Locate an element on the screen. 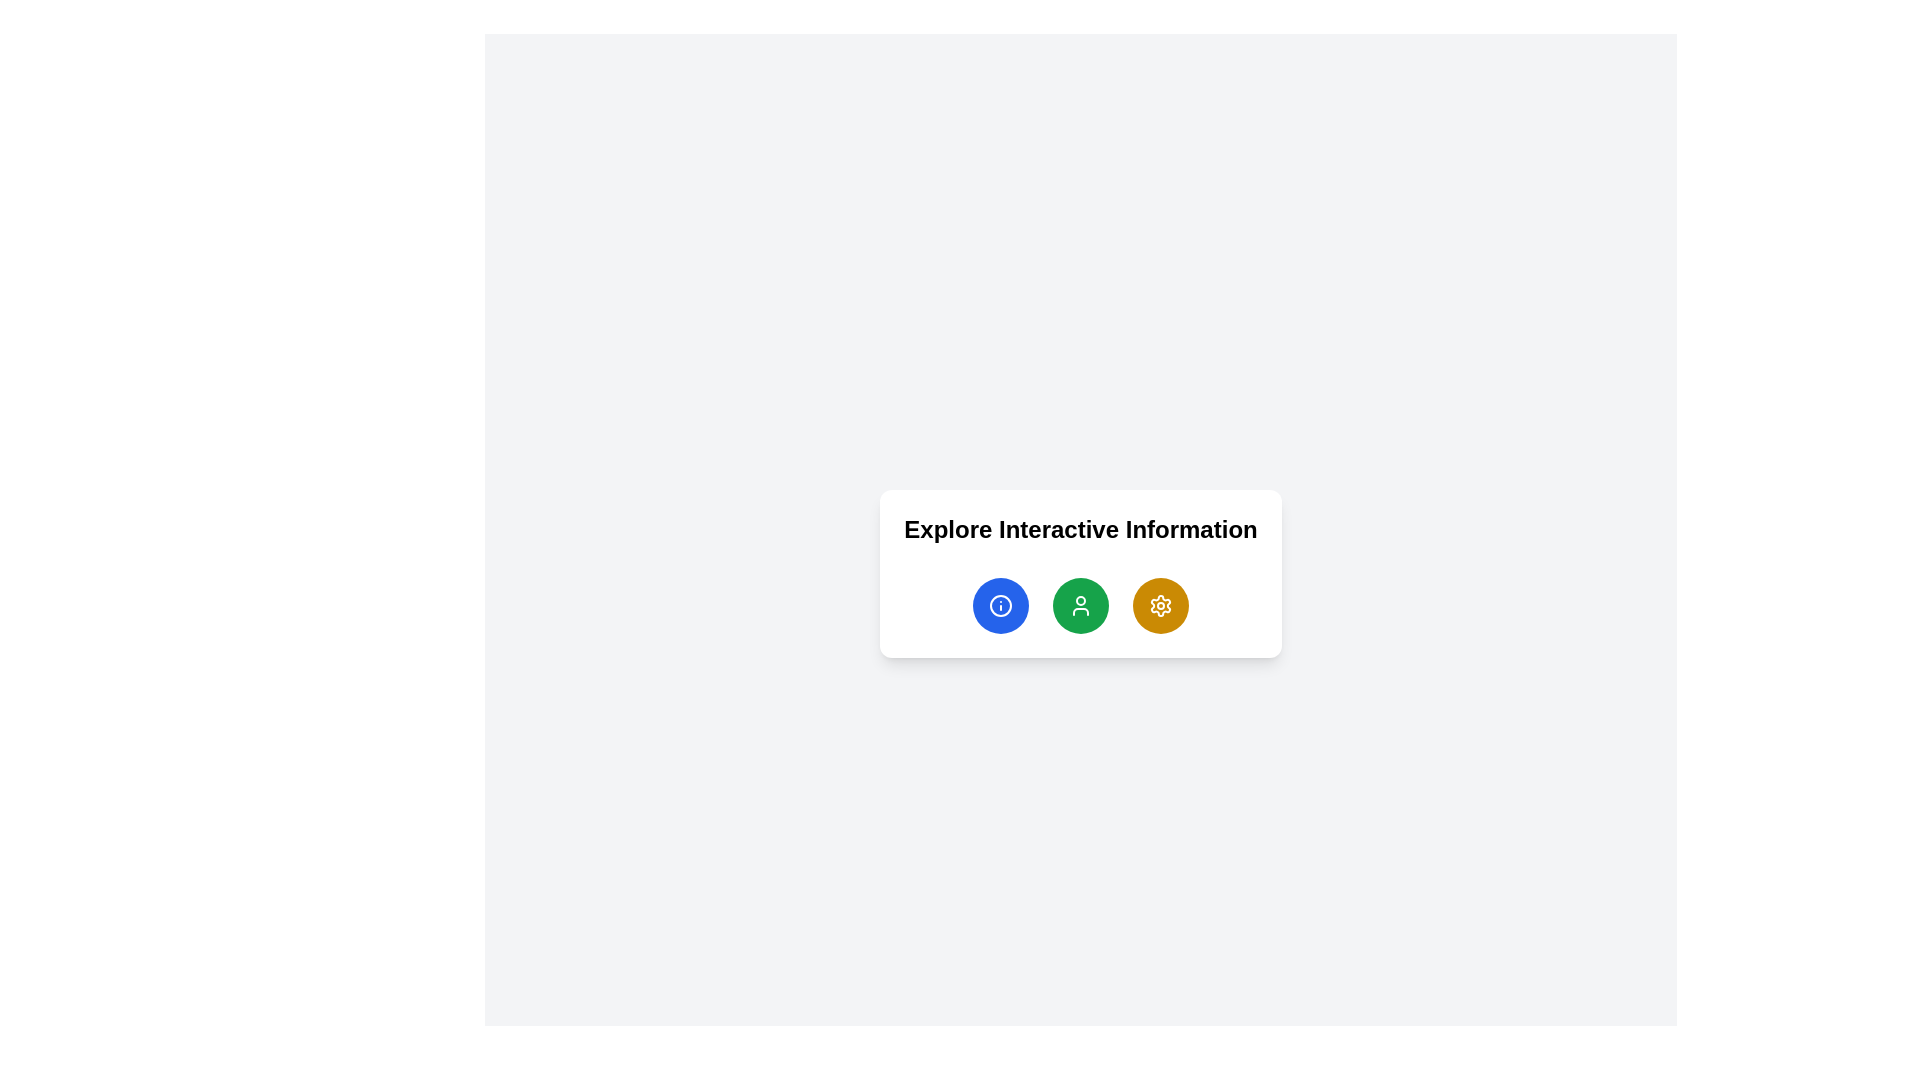  the circular button with a yellow background and a white gear icon, located beneath the 'Explore Interactive Information' label and positioned to the far right among three buttons is located at coordinates (1161, 604).